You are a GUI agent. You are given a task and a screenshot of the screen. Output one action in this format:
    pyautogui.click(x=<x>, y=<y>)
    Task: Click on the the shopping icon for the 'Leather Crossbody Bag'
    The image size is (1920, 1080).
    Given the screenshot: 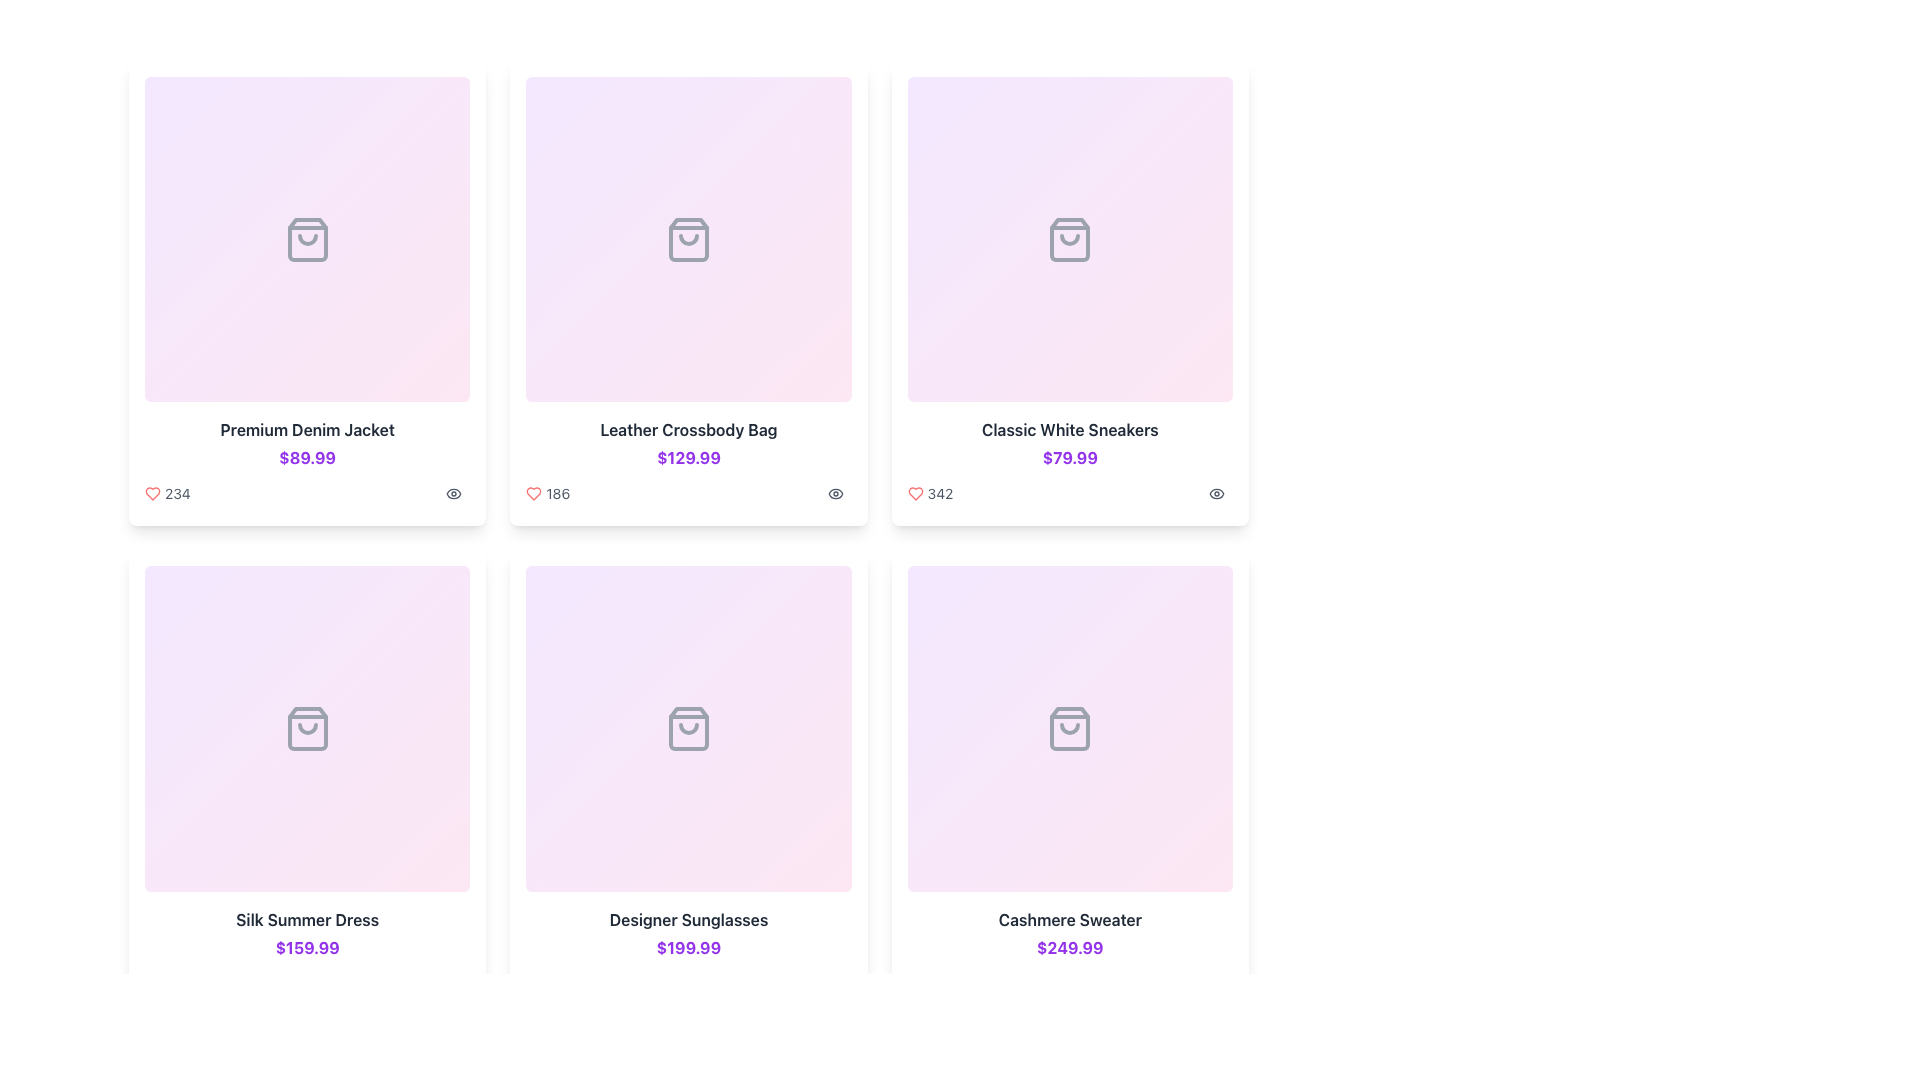 What is the action you would take?
    pyautogui.click(x=688, y=238)
    